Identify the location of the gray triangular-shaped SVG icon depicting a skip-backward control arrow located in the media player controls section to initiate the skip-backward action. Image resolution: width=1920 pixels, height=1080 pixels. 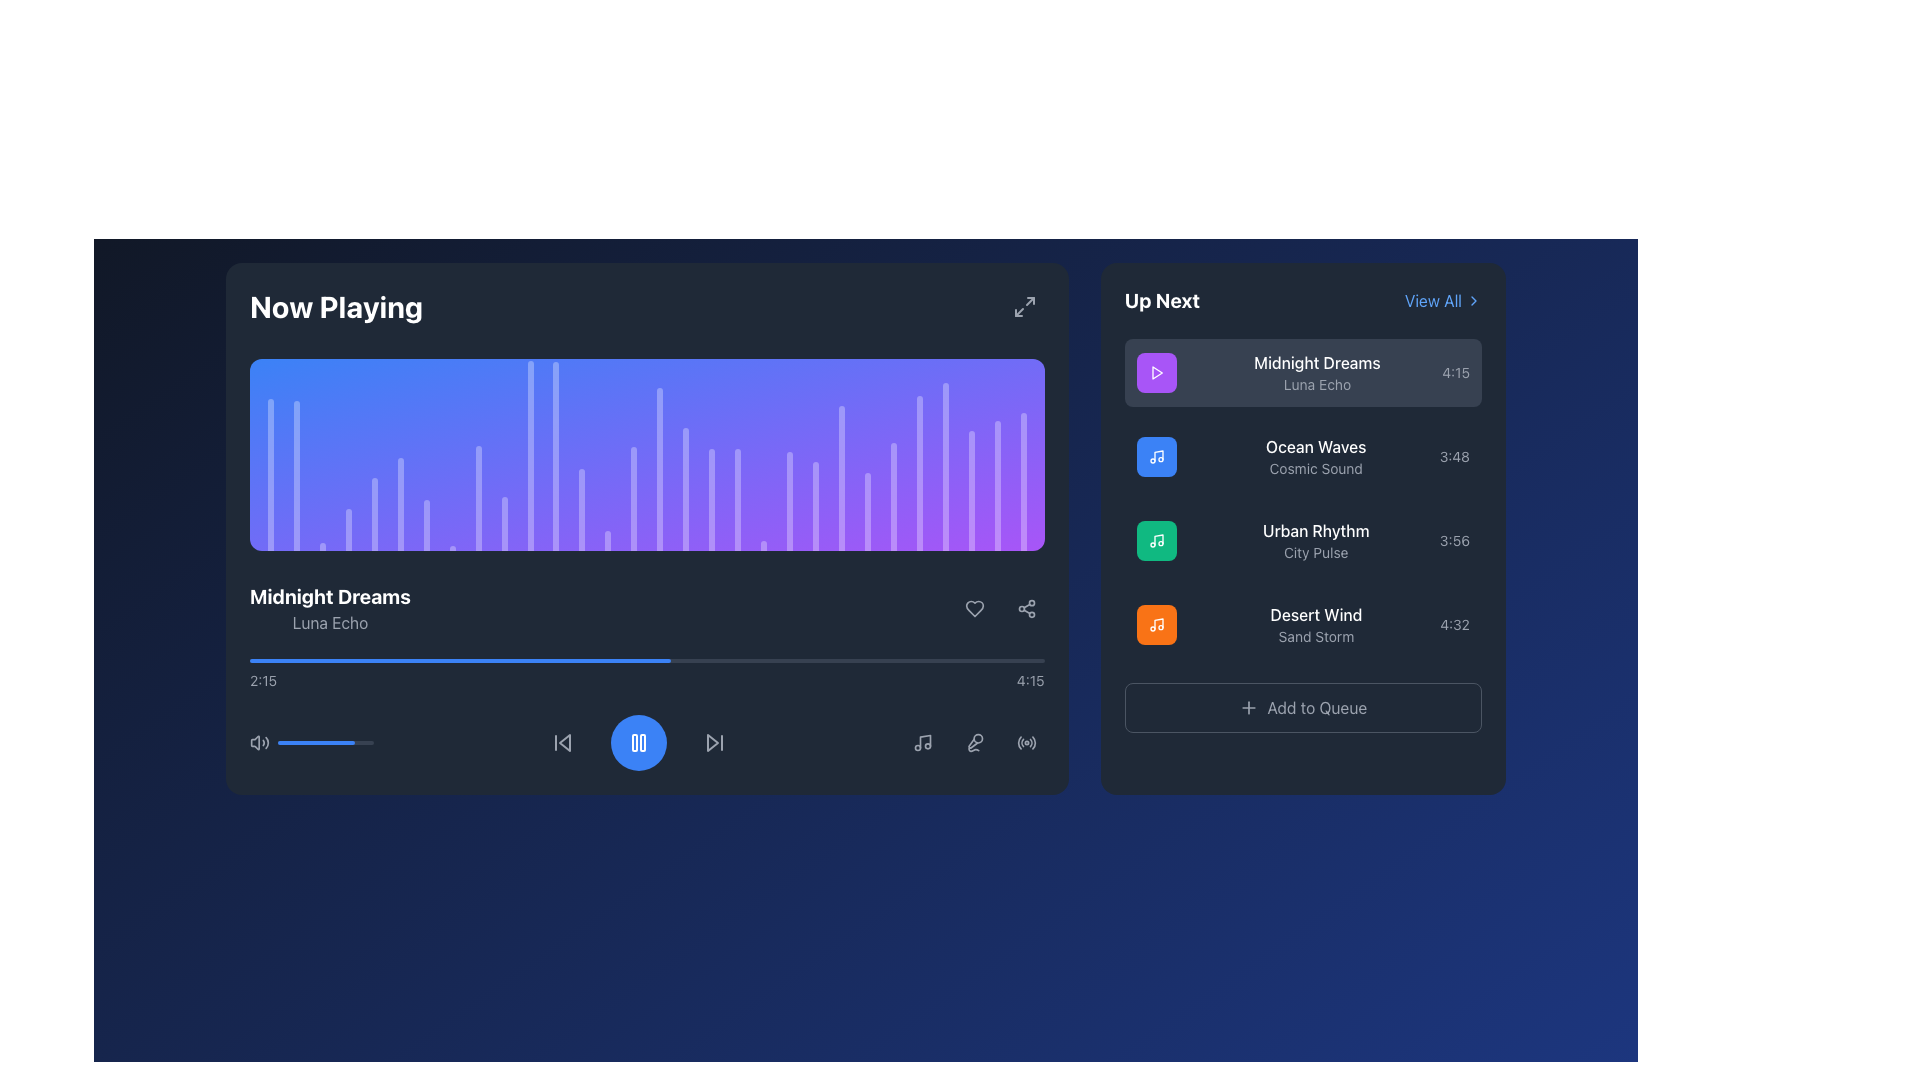
(564, 743).